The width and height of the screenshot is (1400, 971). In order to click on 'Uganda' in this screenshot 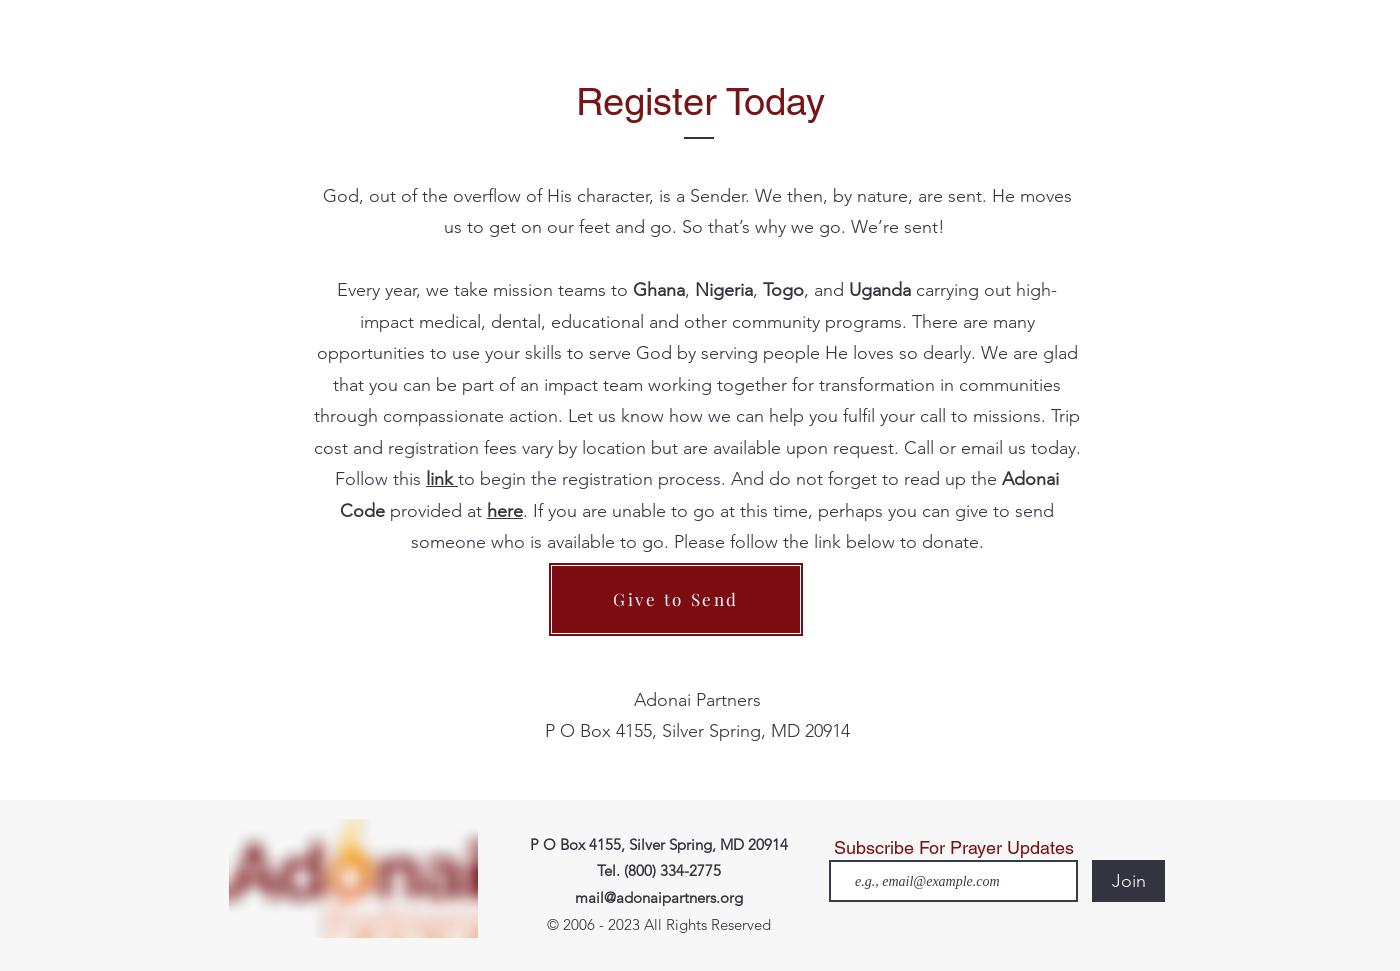, I will do `click(880, 289)`.